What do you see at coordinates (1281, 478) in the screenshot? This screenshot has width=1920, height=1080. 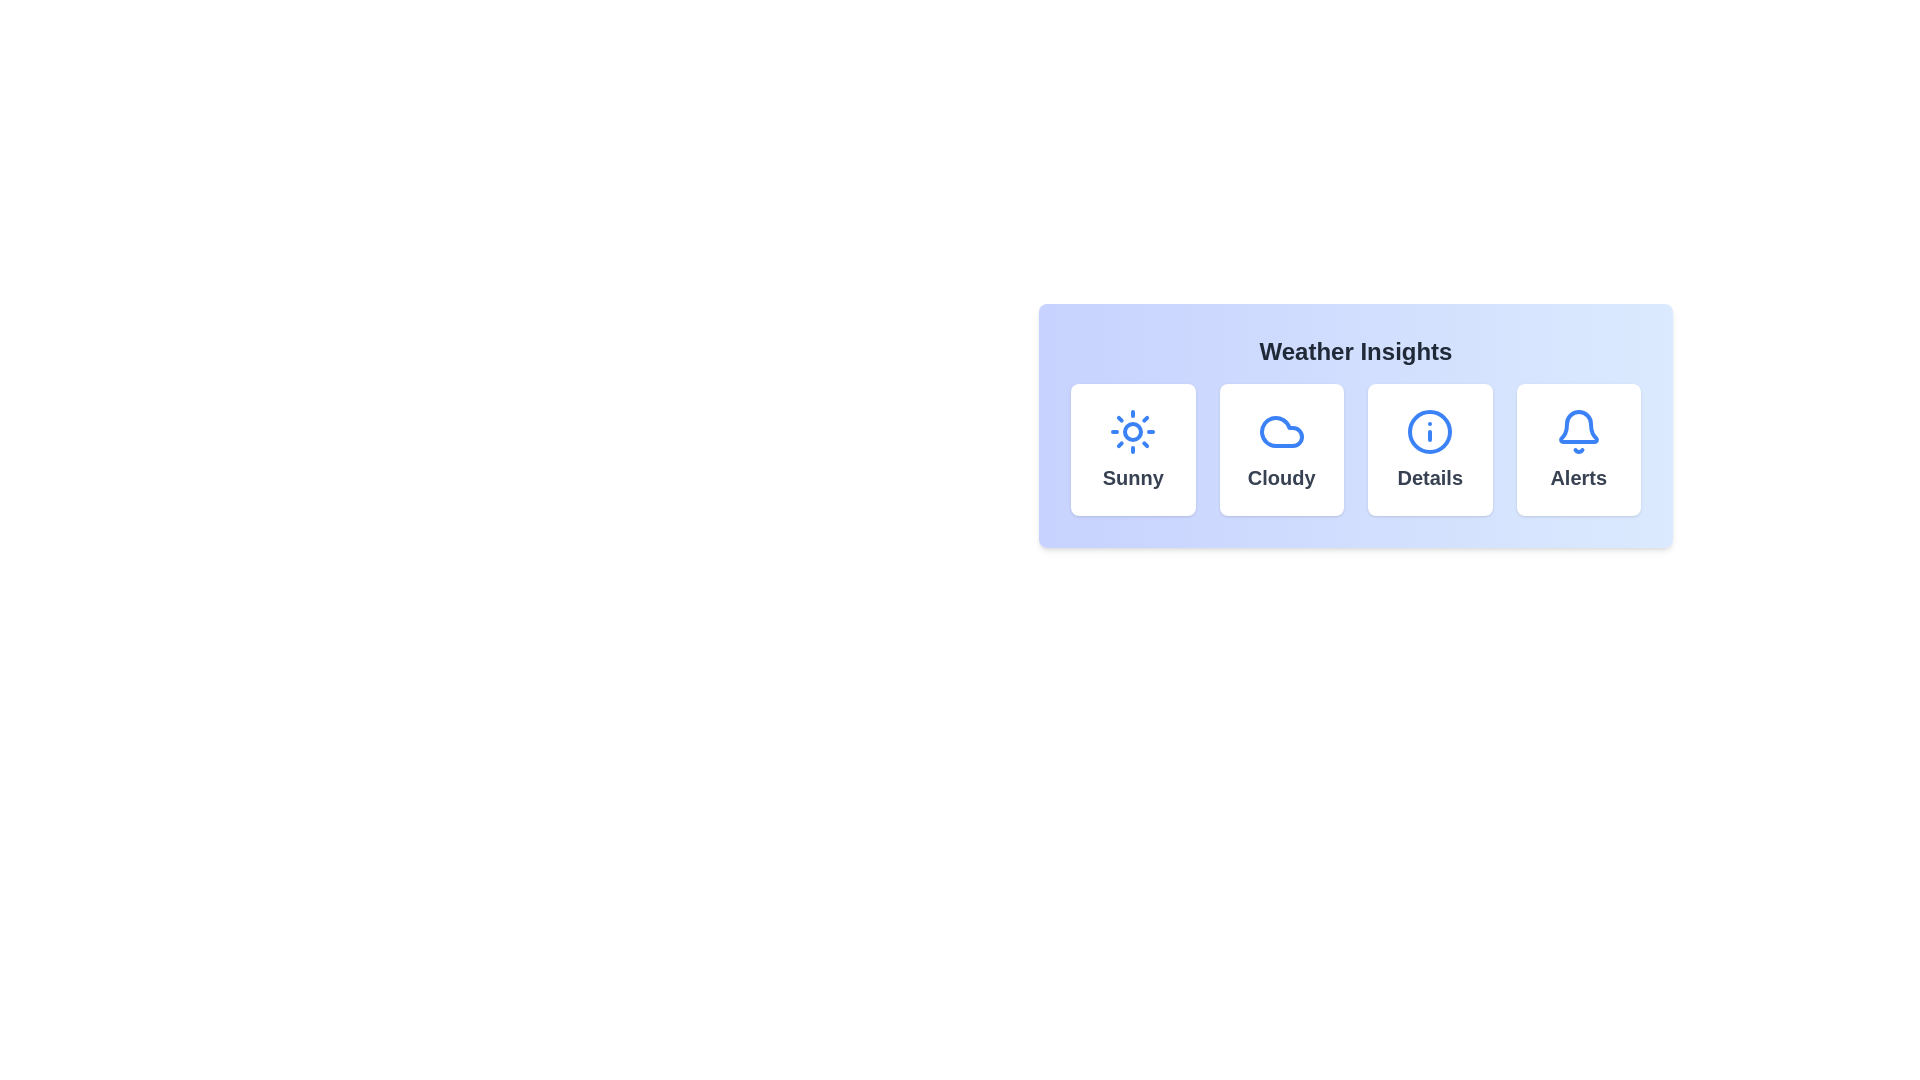 I see `the non-interactive label that displays the text 'Cloudy' in the second card from the left in a horizontal row of weather cards` at bounding box center [1281, 478].